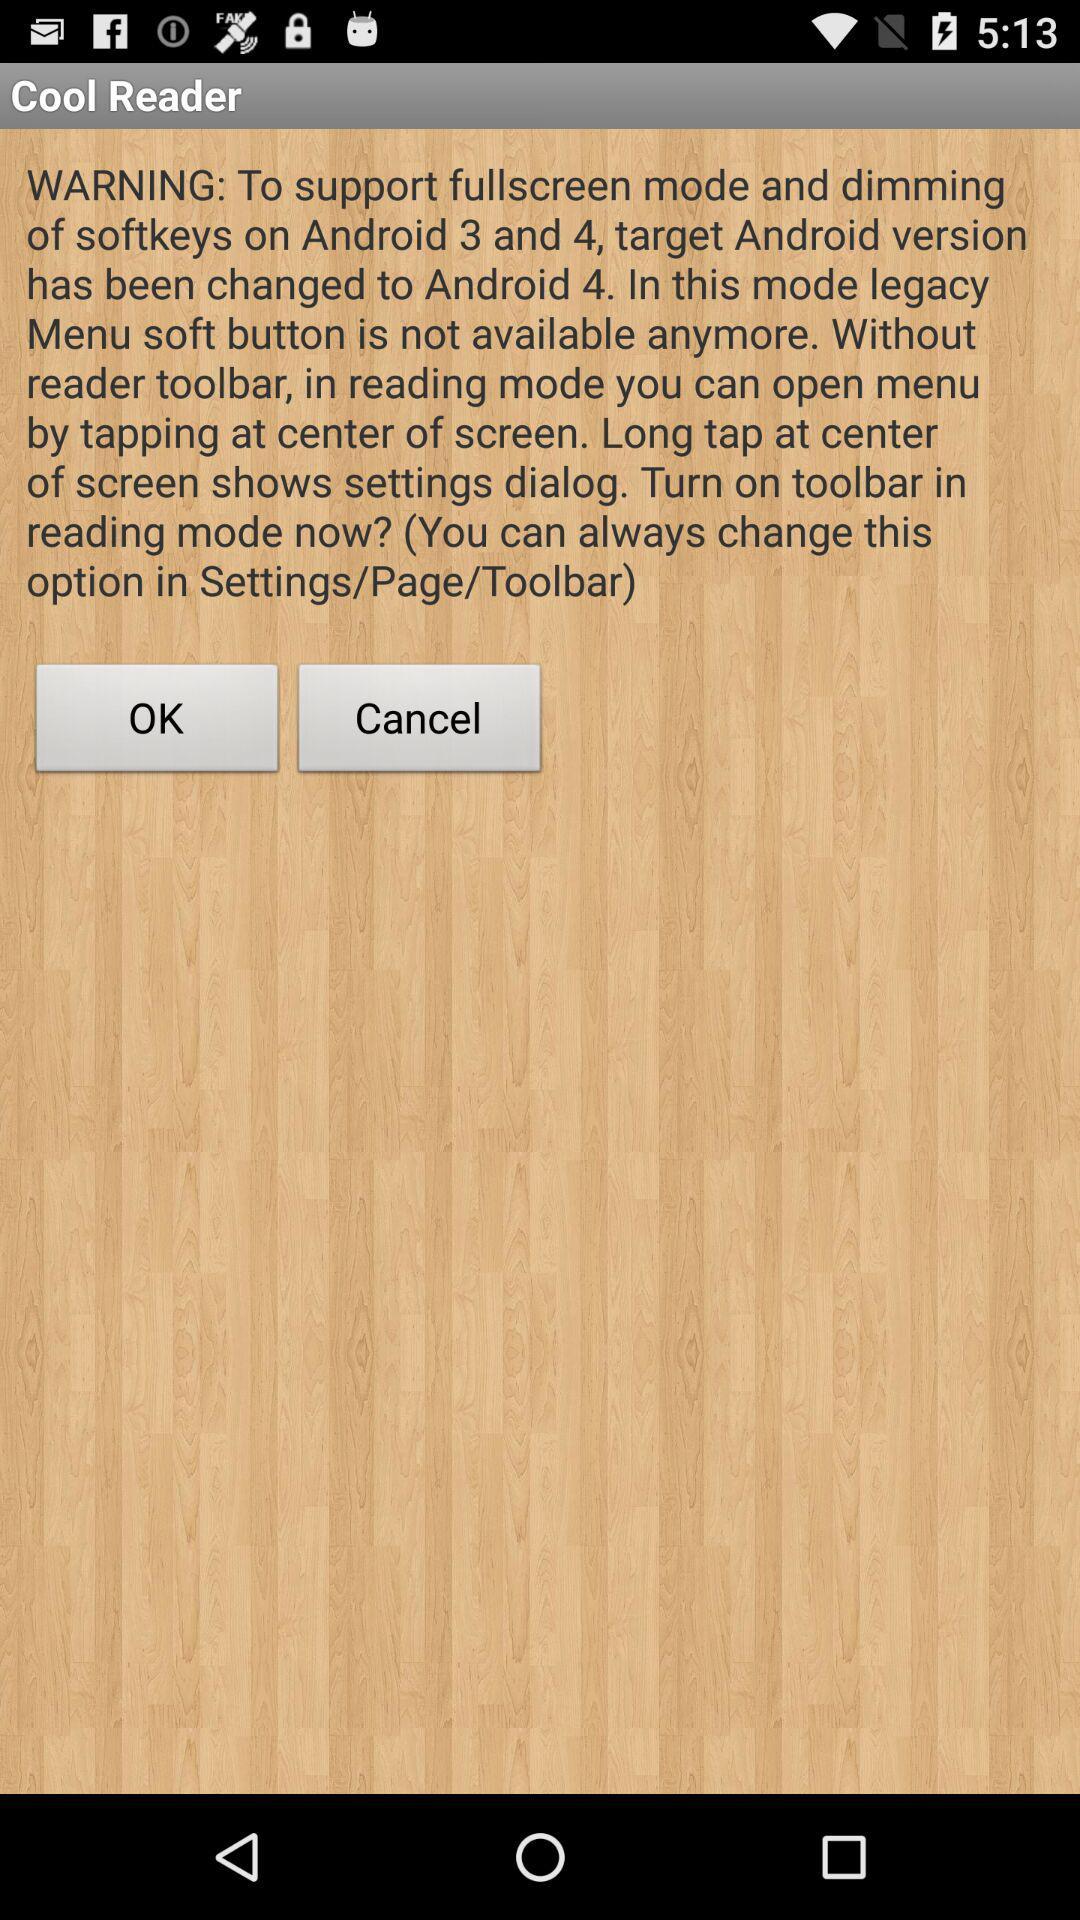 This screenshot has width=1080, height=1920. What do you see at coordinates (156, 722) in the screenshot?
I see `icon to the left of cancel button` at bounding box center [156, 722].